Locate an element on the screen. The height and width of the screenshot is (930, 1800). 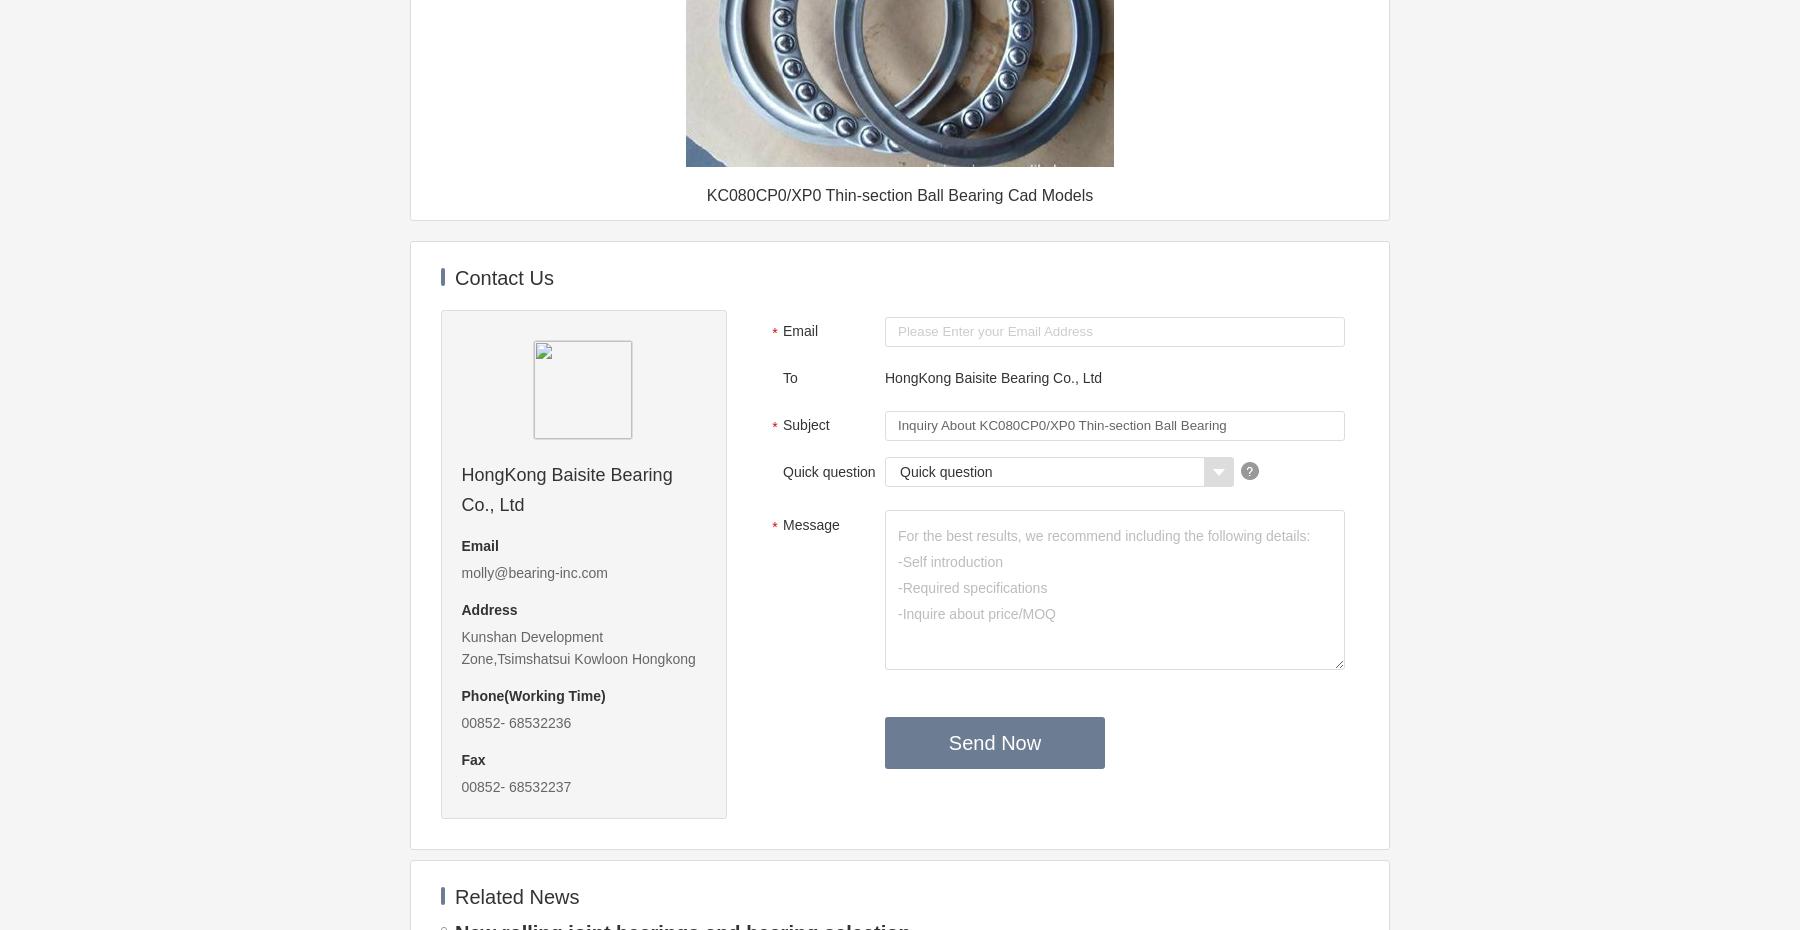
'To' is located at coordinates (782, 377).